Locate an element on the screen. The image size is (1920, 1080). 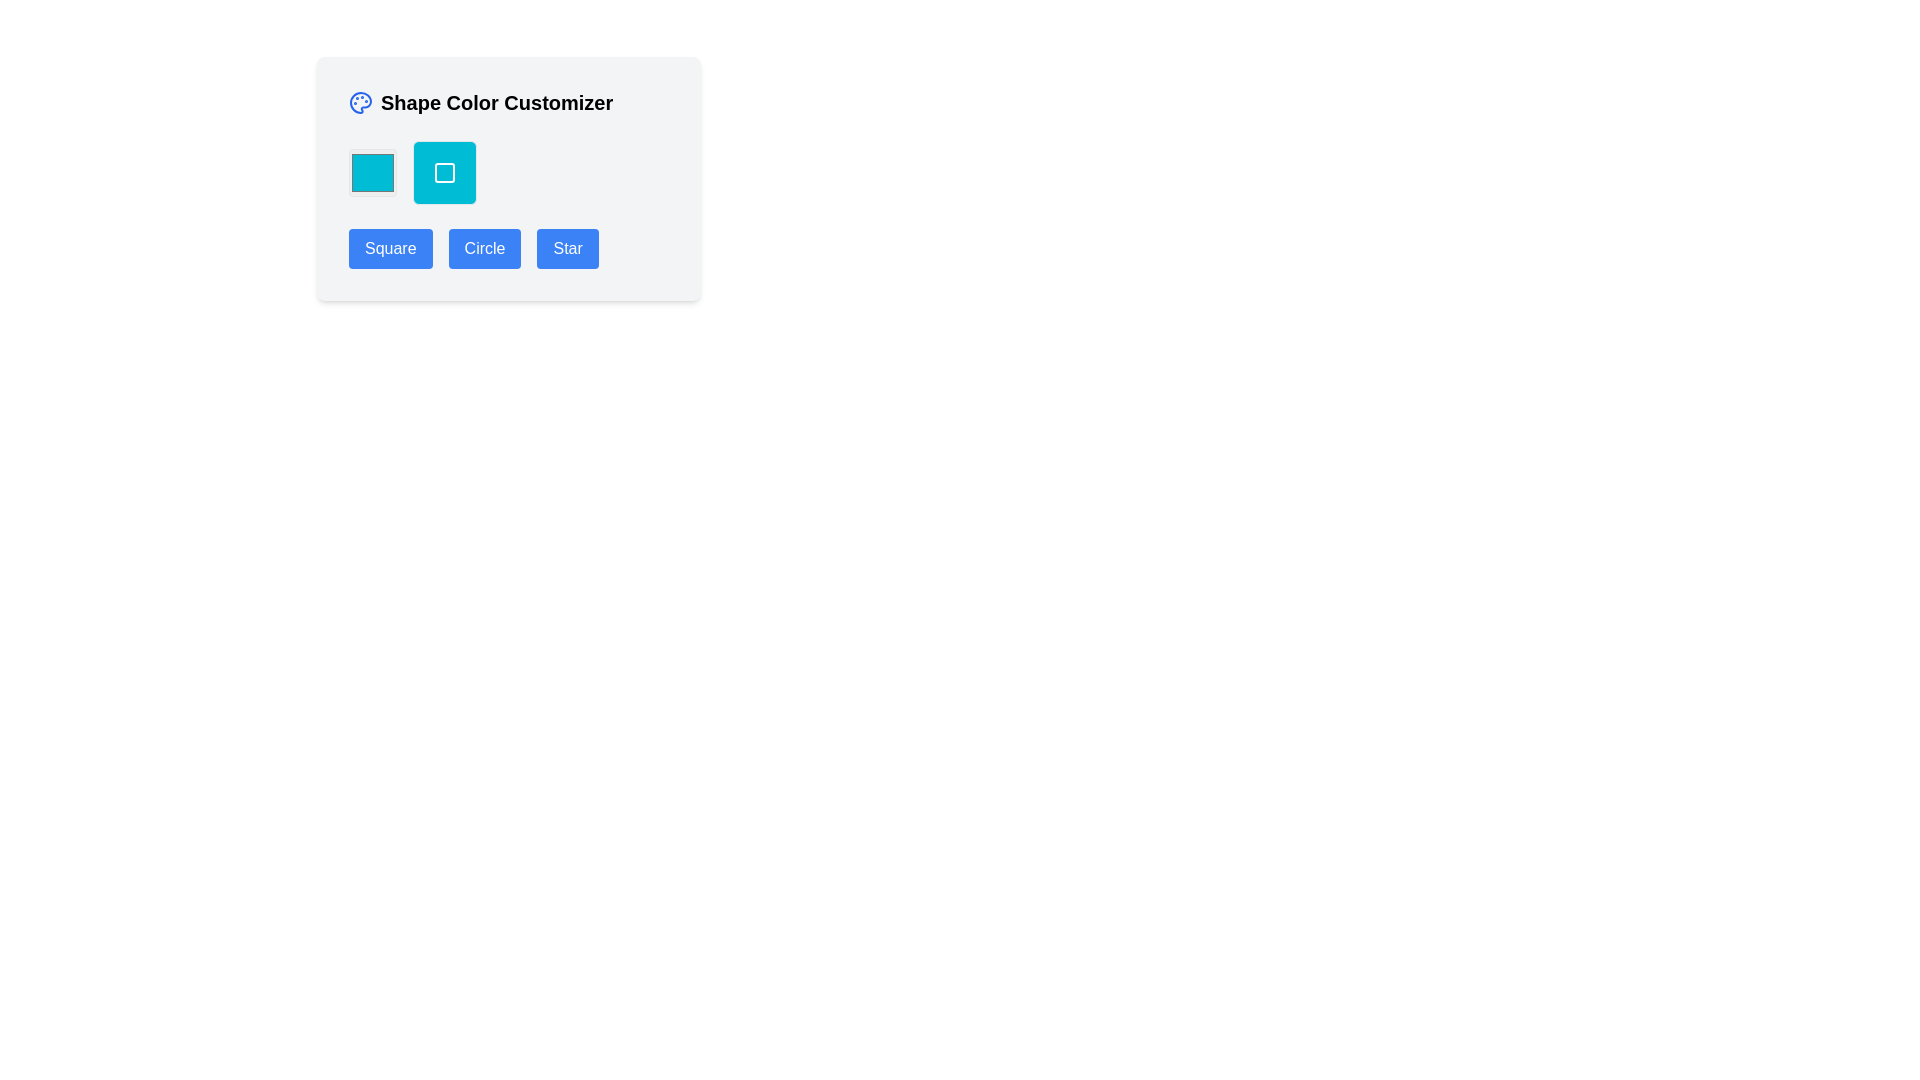
the SVG graphic element that serves as a selectable option within the shape or color customization tool, located centrally in its layout group and positioned to the right of a similar standalone square is located at coordinates (444, 172).